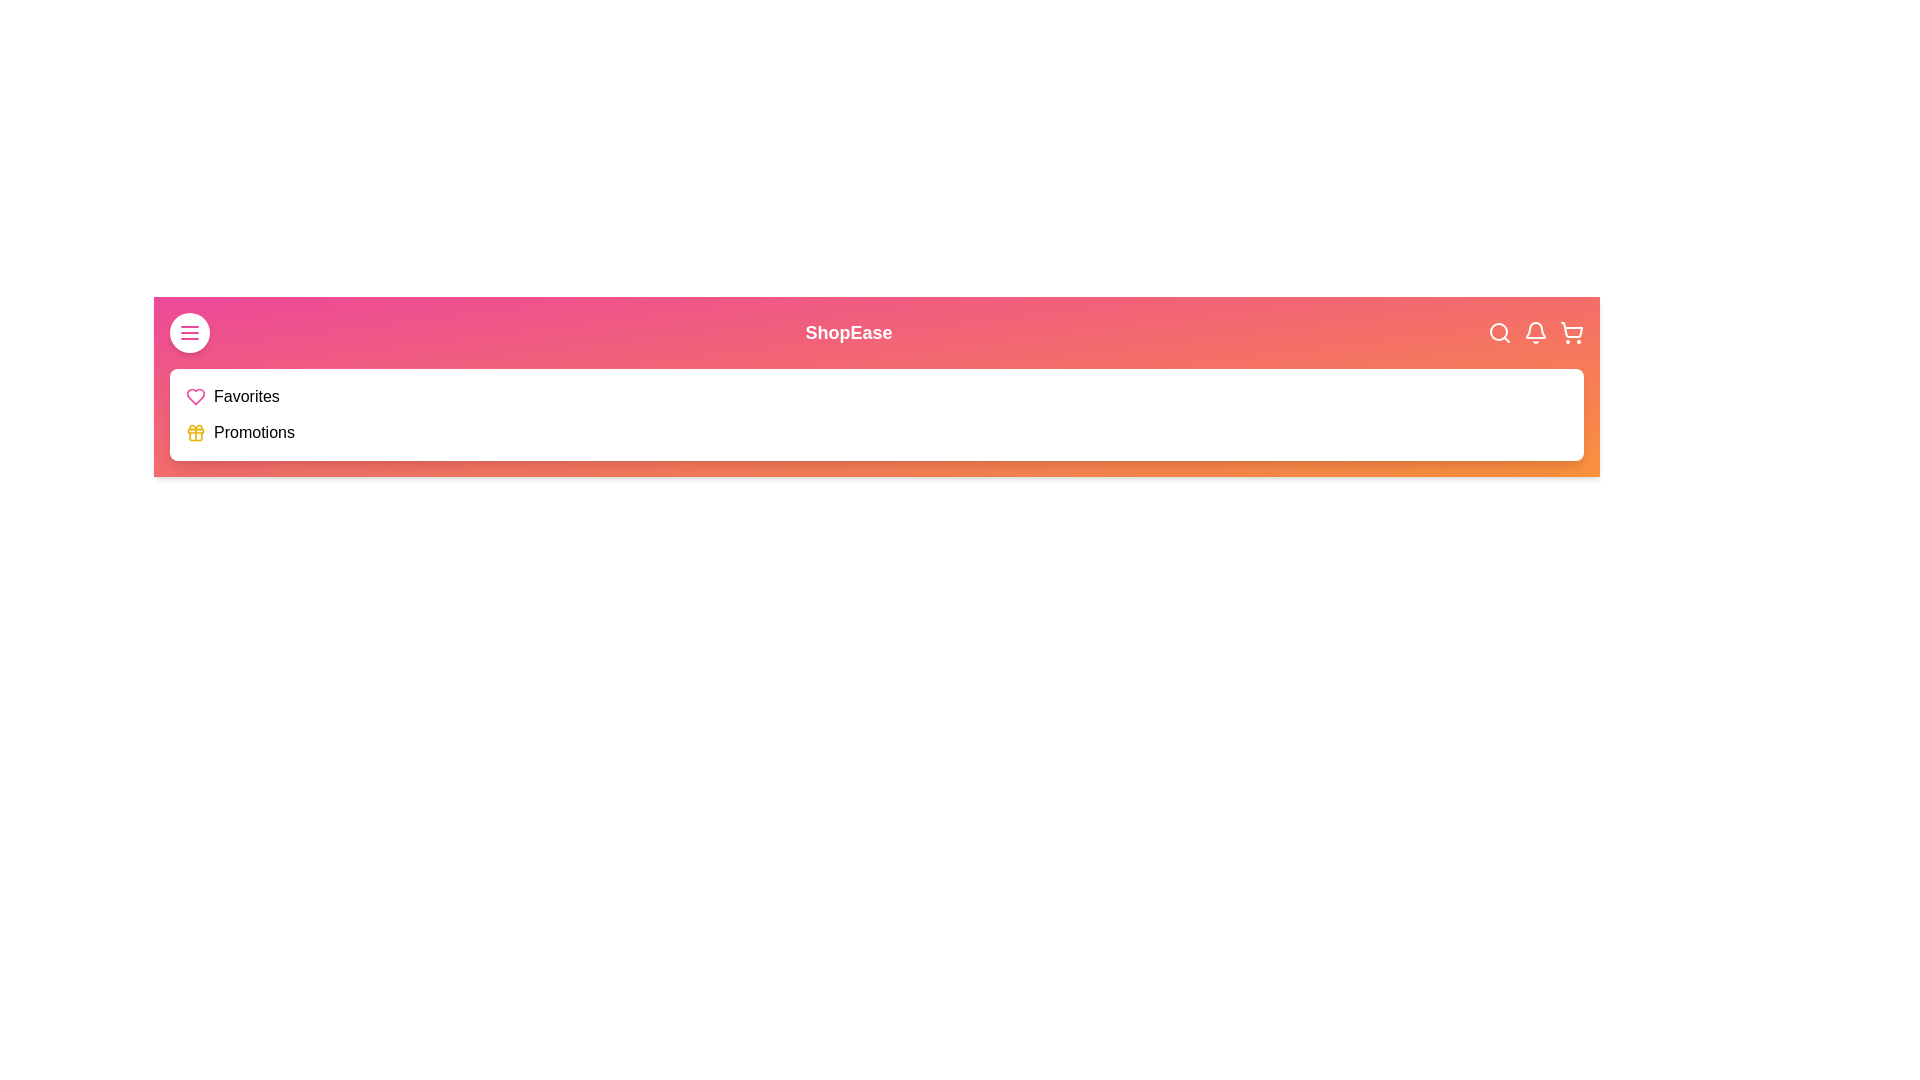  What do you see at coordinates (253, 431) in the screenshot?
I see `the navigation item Promotions in the EnhancedAppBar` at bounding box center [253, 431].